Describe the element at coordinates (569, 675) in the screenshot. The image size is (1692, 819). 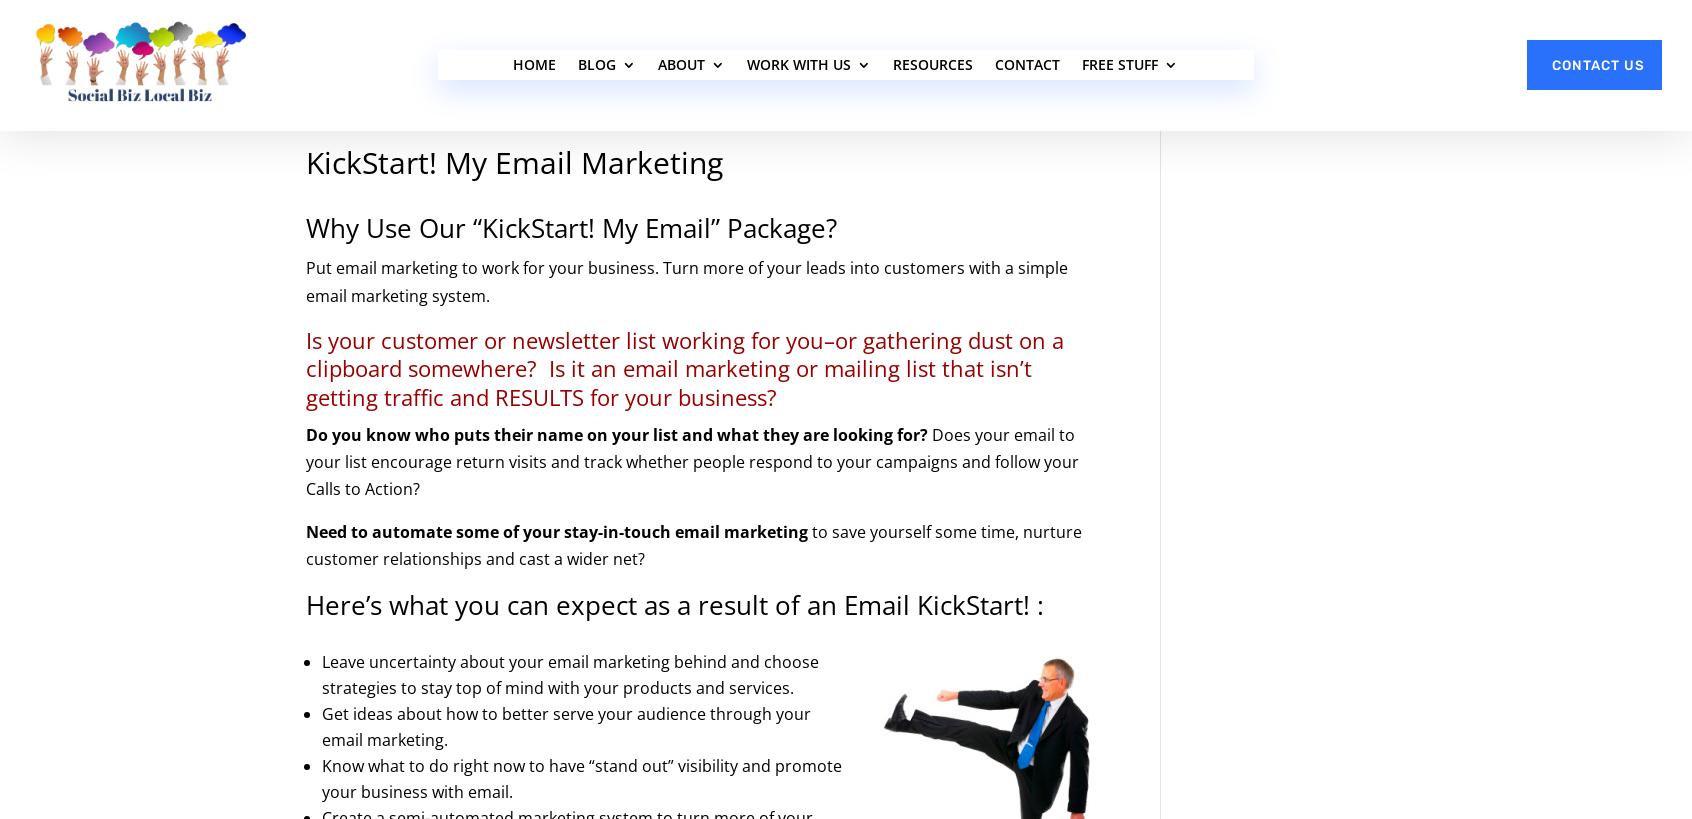
I see `'Leave uncertainty about your email marketing behind and choose strategies to stay top of mind with your products and services.'` at that location.